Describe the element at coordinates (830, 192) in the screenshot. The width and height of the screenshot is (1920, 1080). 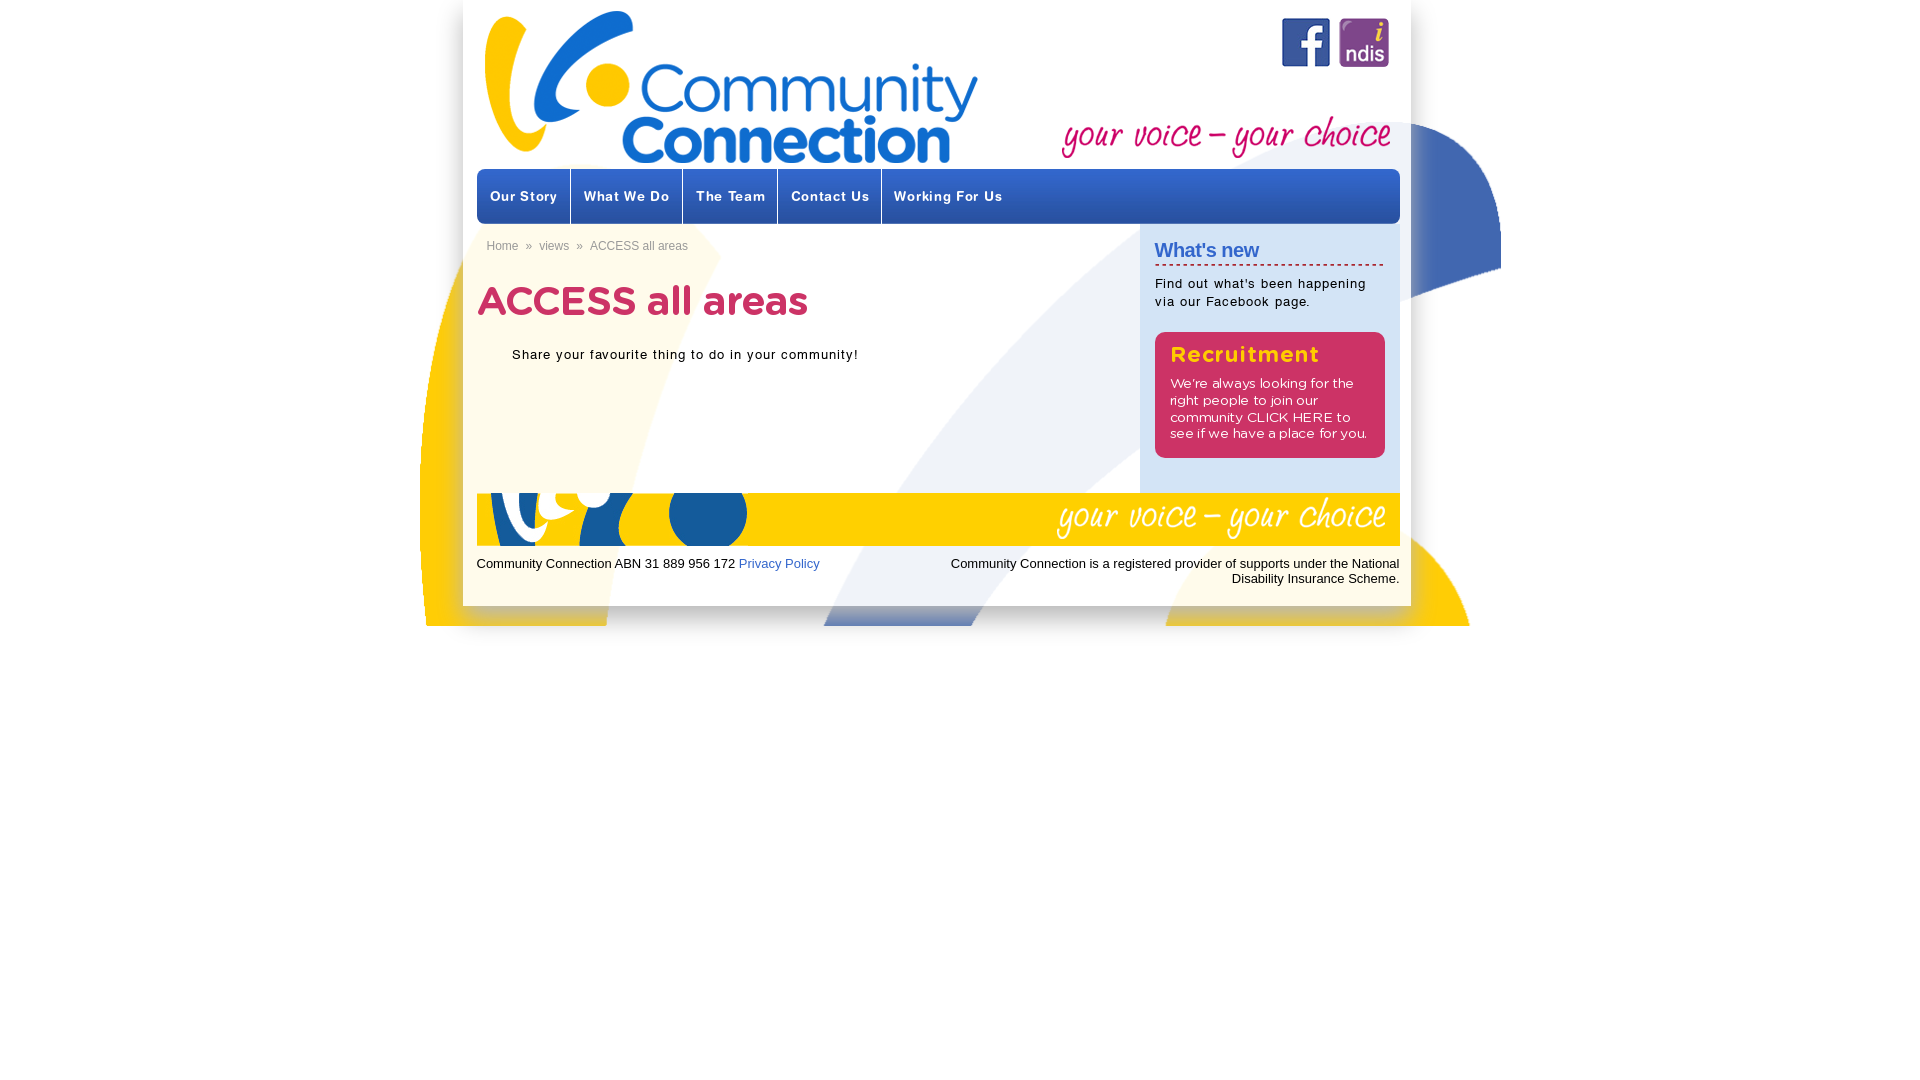
I see `'Contact Us'` at that location.